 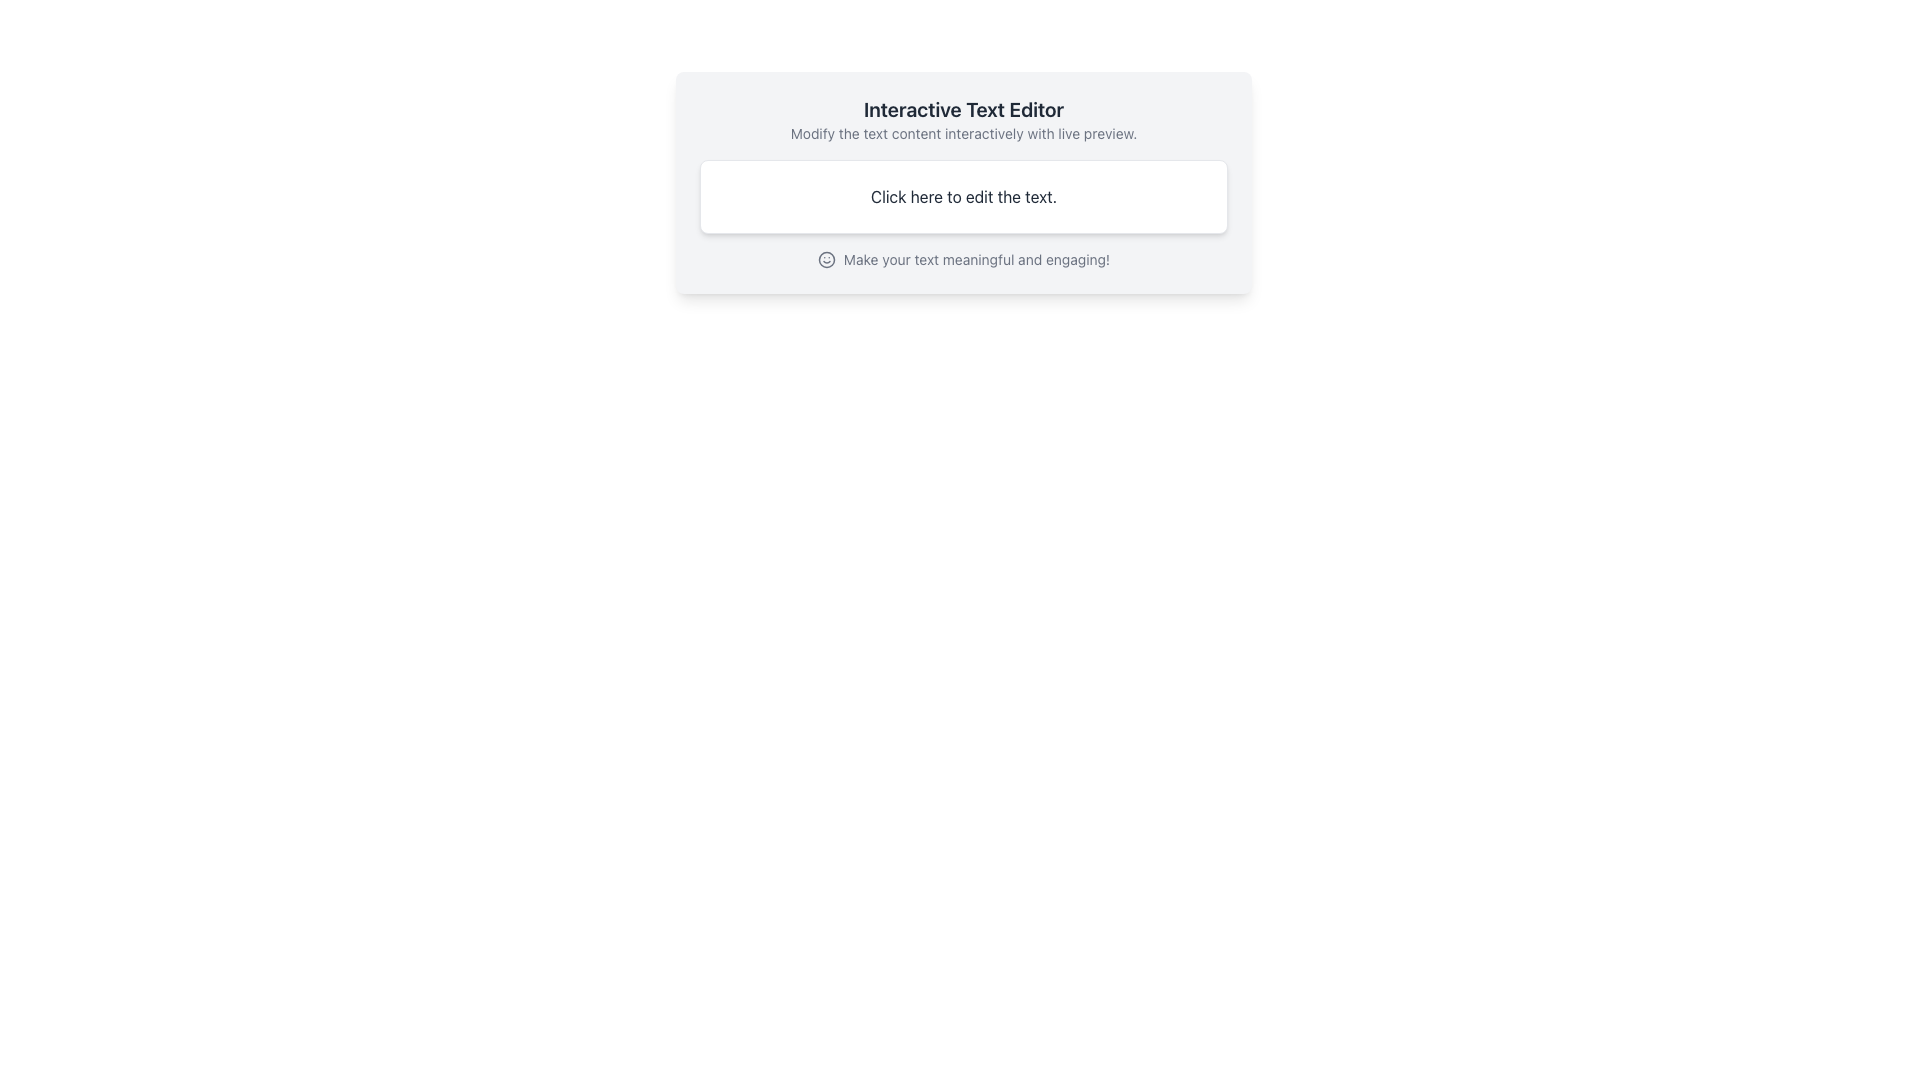 I want to click on the topmost text label of the 'Interactive Text Editor' section, which introduces the content below it, so click(x=964, y=110).